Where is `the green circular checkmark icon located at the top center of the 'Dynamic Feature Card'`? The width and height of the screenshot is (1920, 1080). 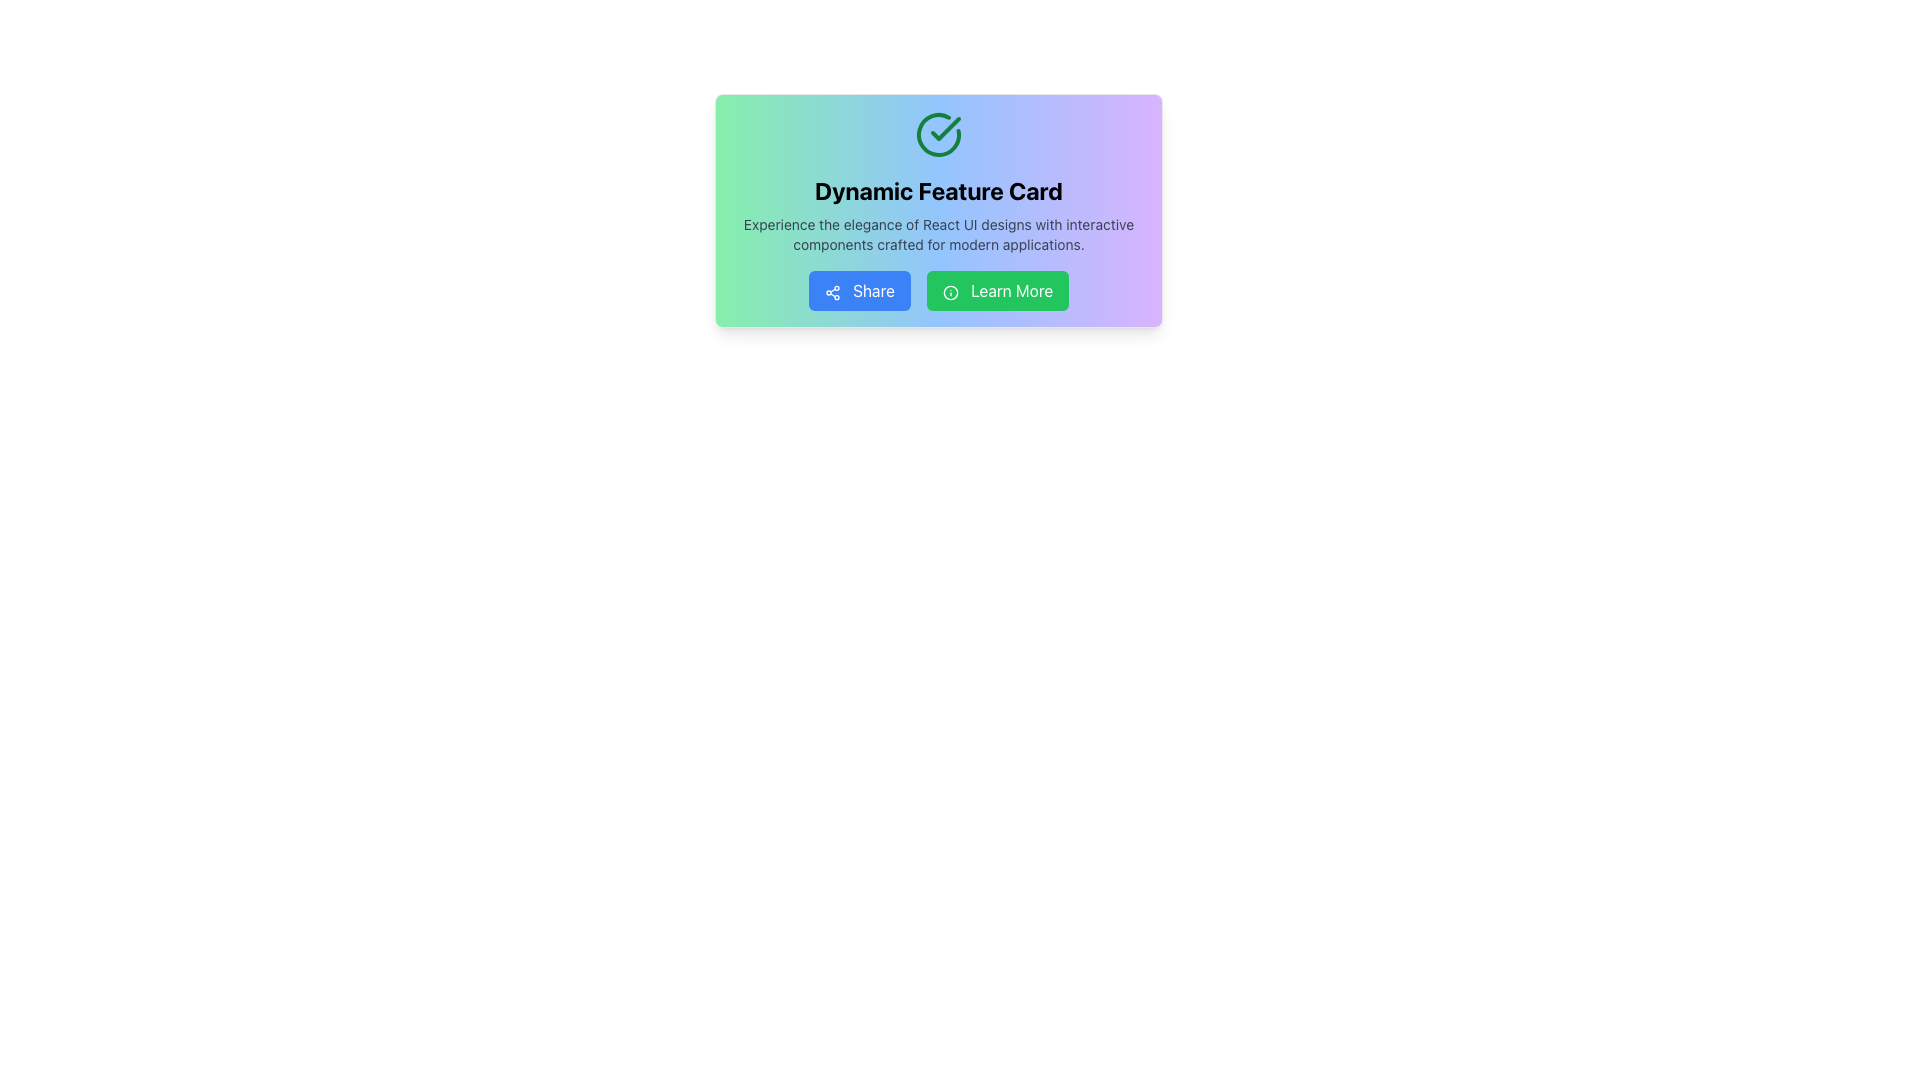 the green circular checkmark icon located at the top center of the 'Dynamic Feature Card' is located at coordinates (938, 135).